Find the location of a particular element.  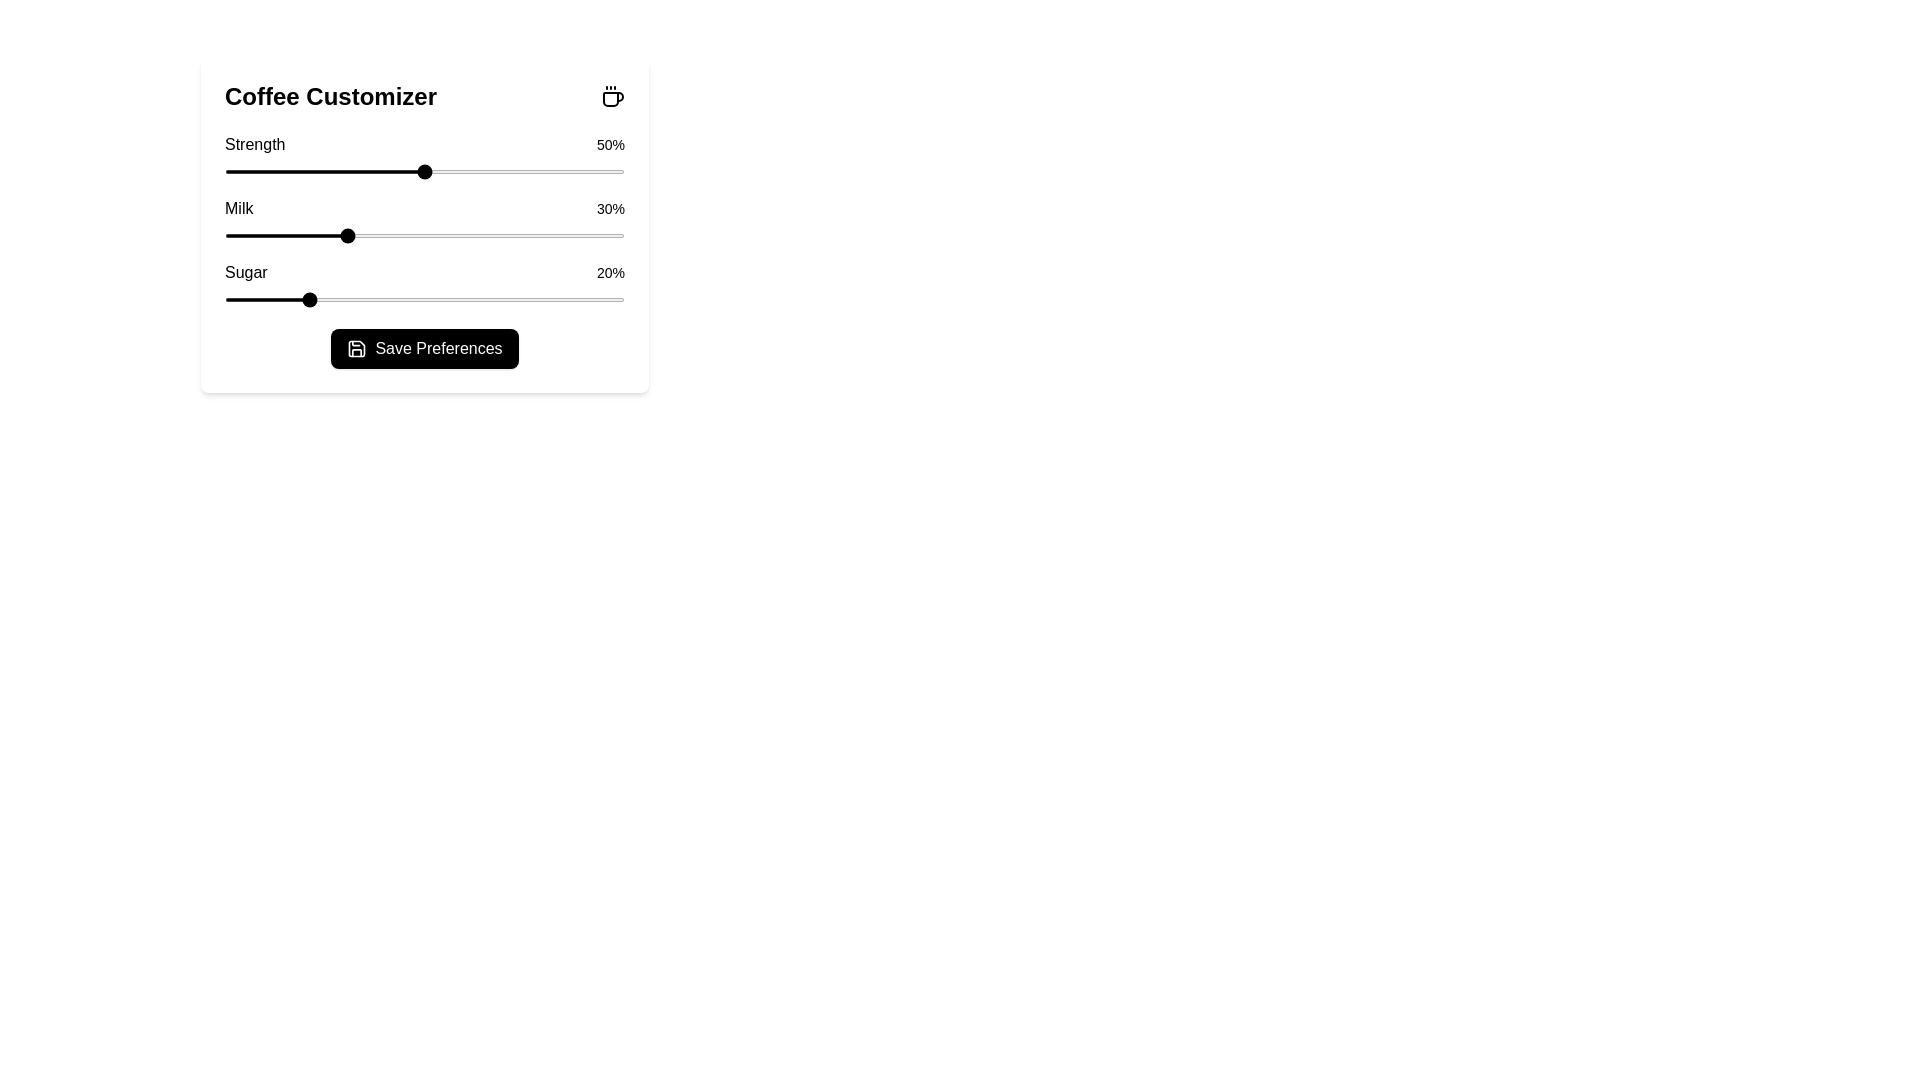

sugar level is located at coordinates (513, 300).